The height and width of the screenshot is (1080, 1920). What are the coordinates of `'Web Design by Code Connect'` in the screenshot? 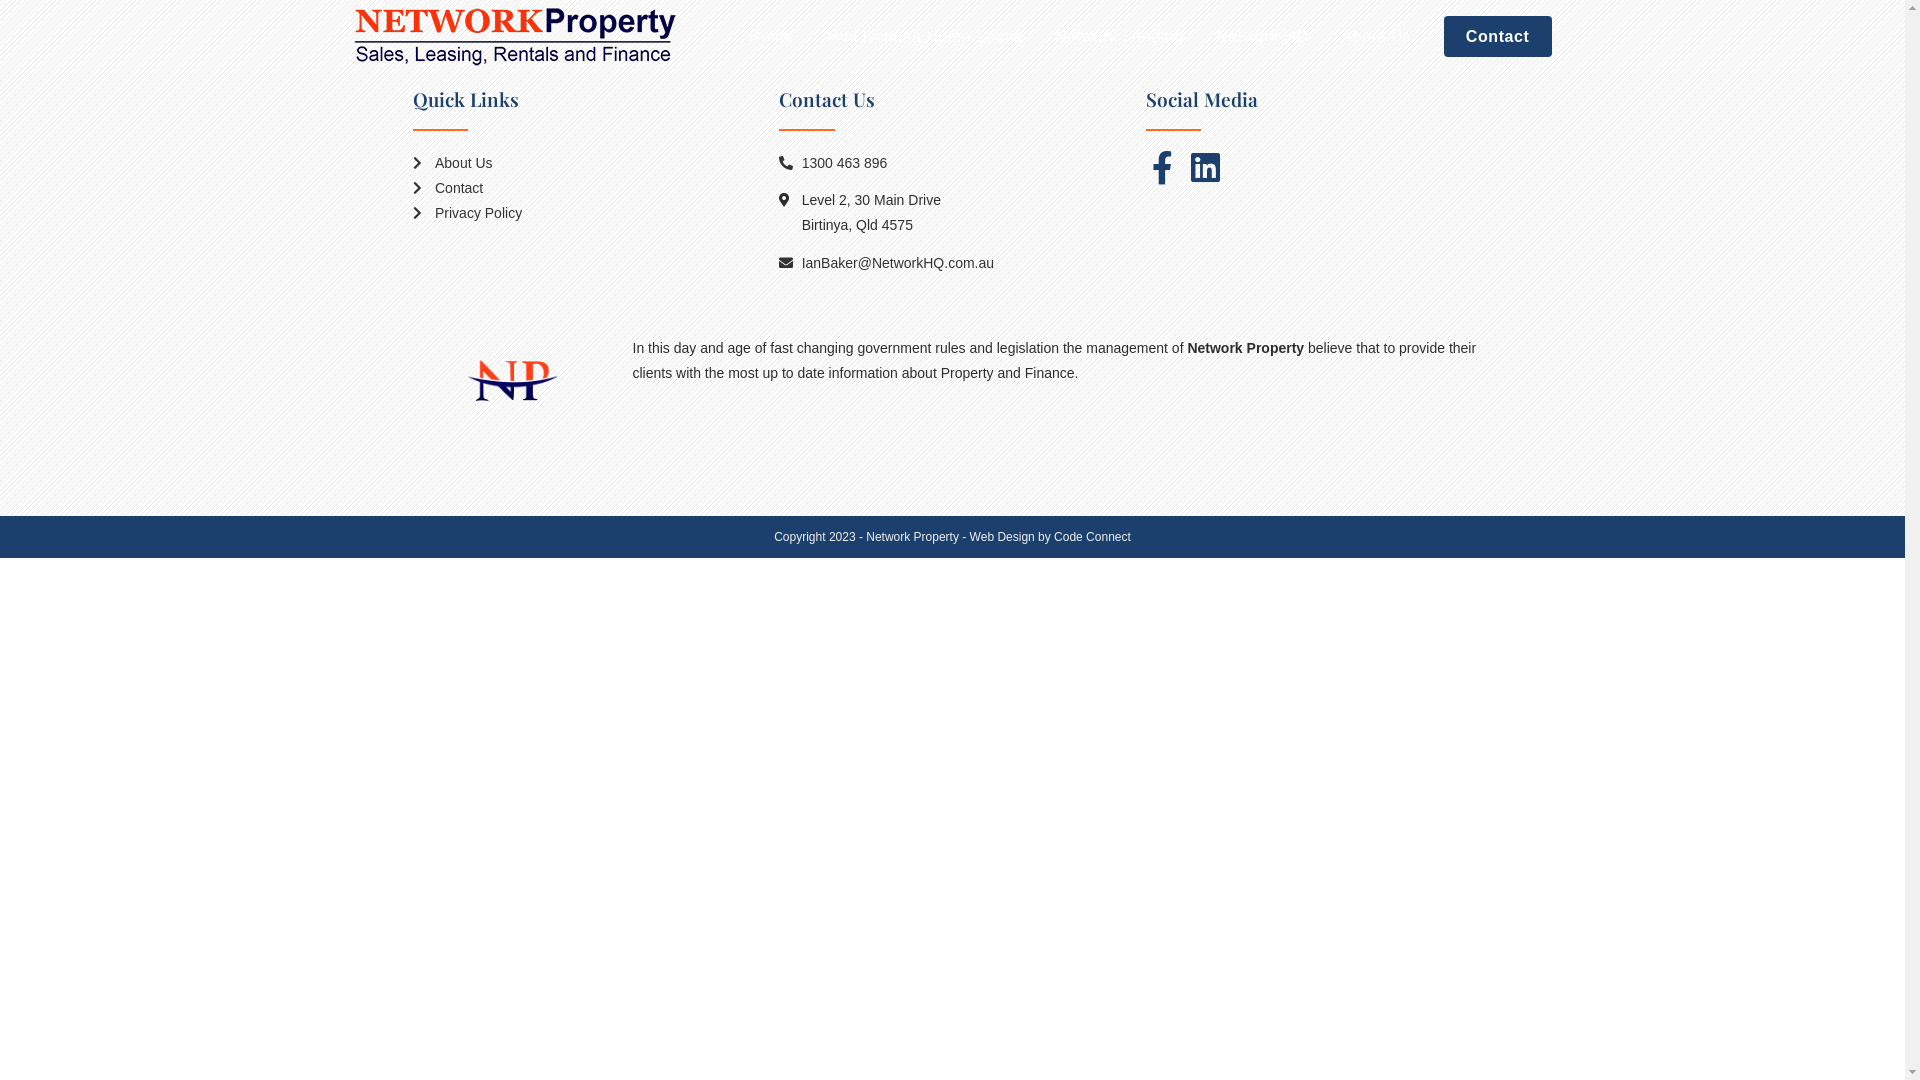 It's located at (1049, 535).